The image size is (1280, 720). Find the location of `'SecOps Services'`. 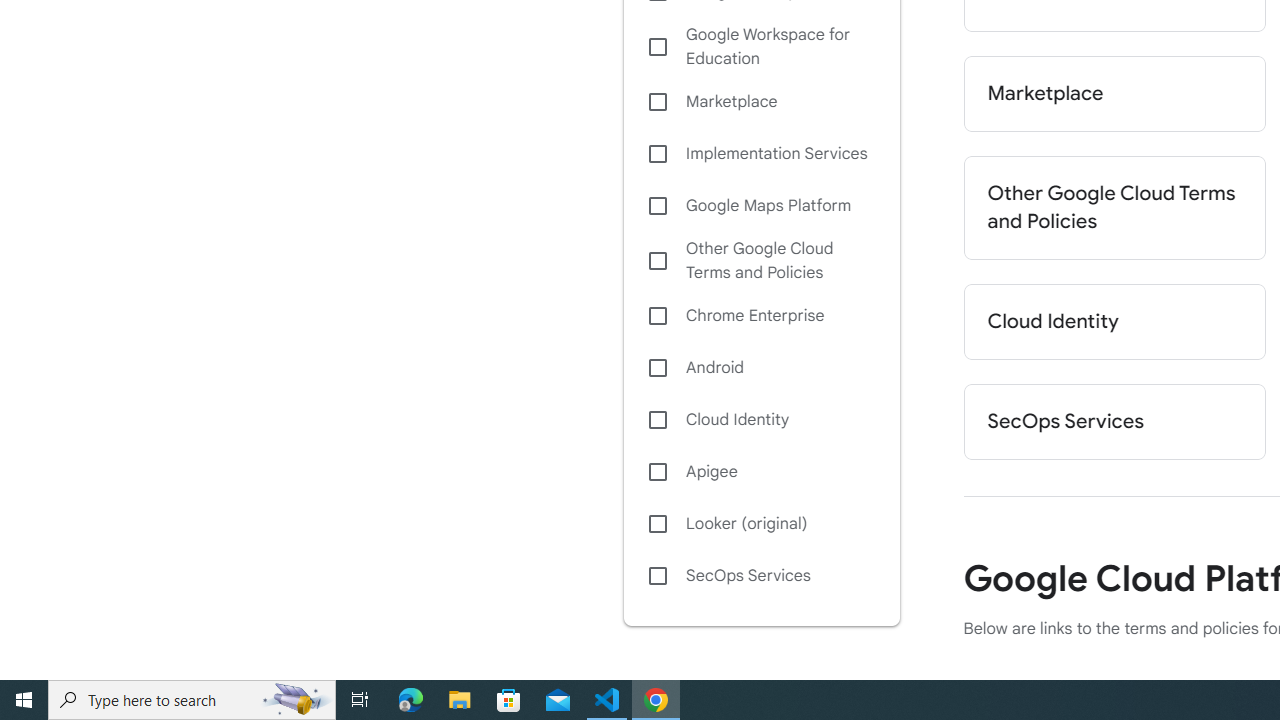

'SecOps Services' is located at coordinates (760, 576).